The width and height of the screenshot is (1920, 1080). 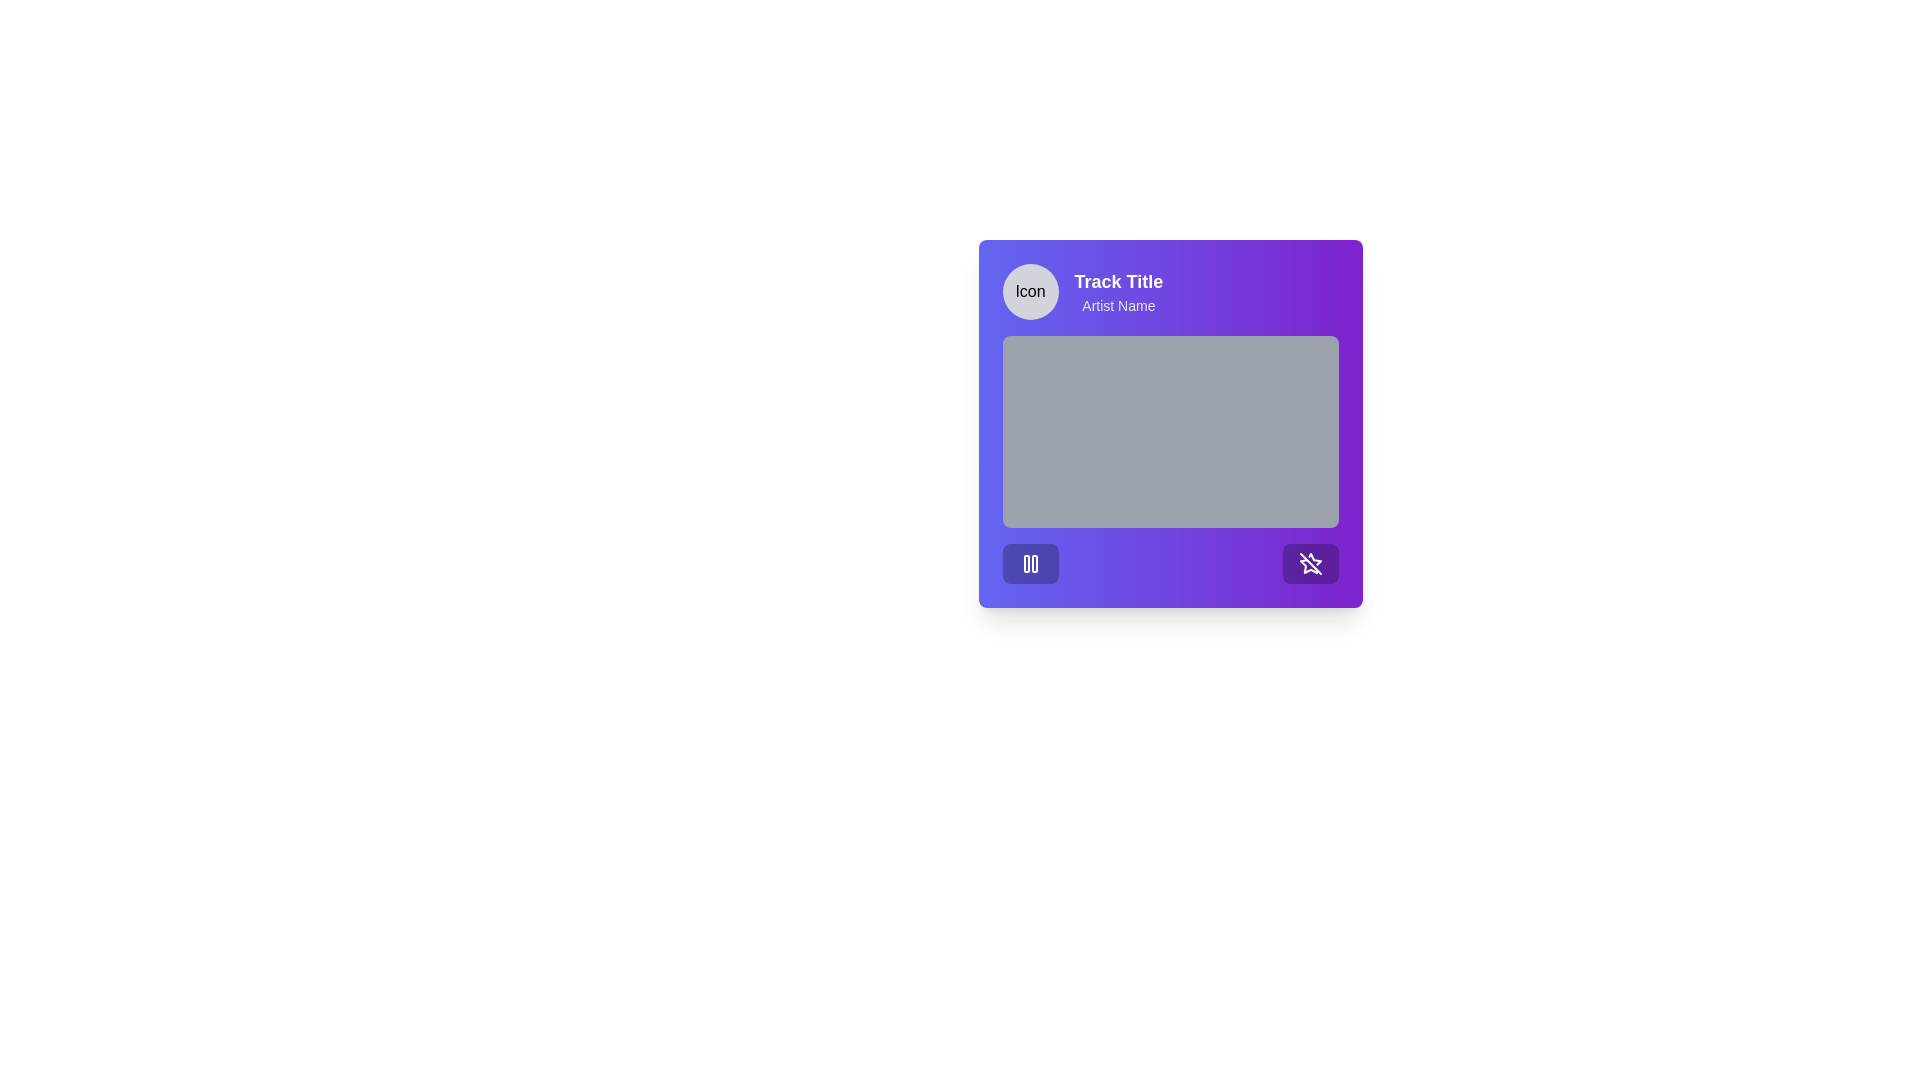 I want to click on the rectangular content display area that has a gray background and rounded corners, so click(x=1170, y=431).